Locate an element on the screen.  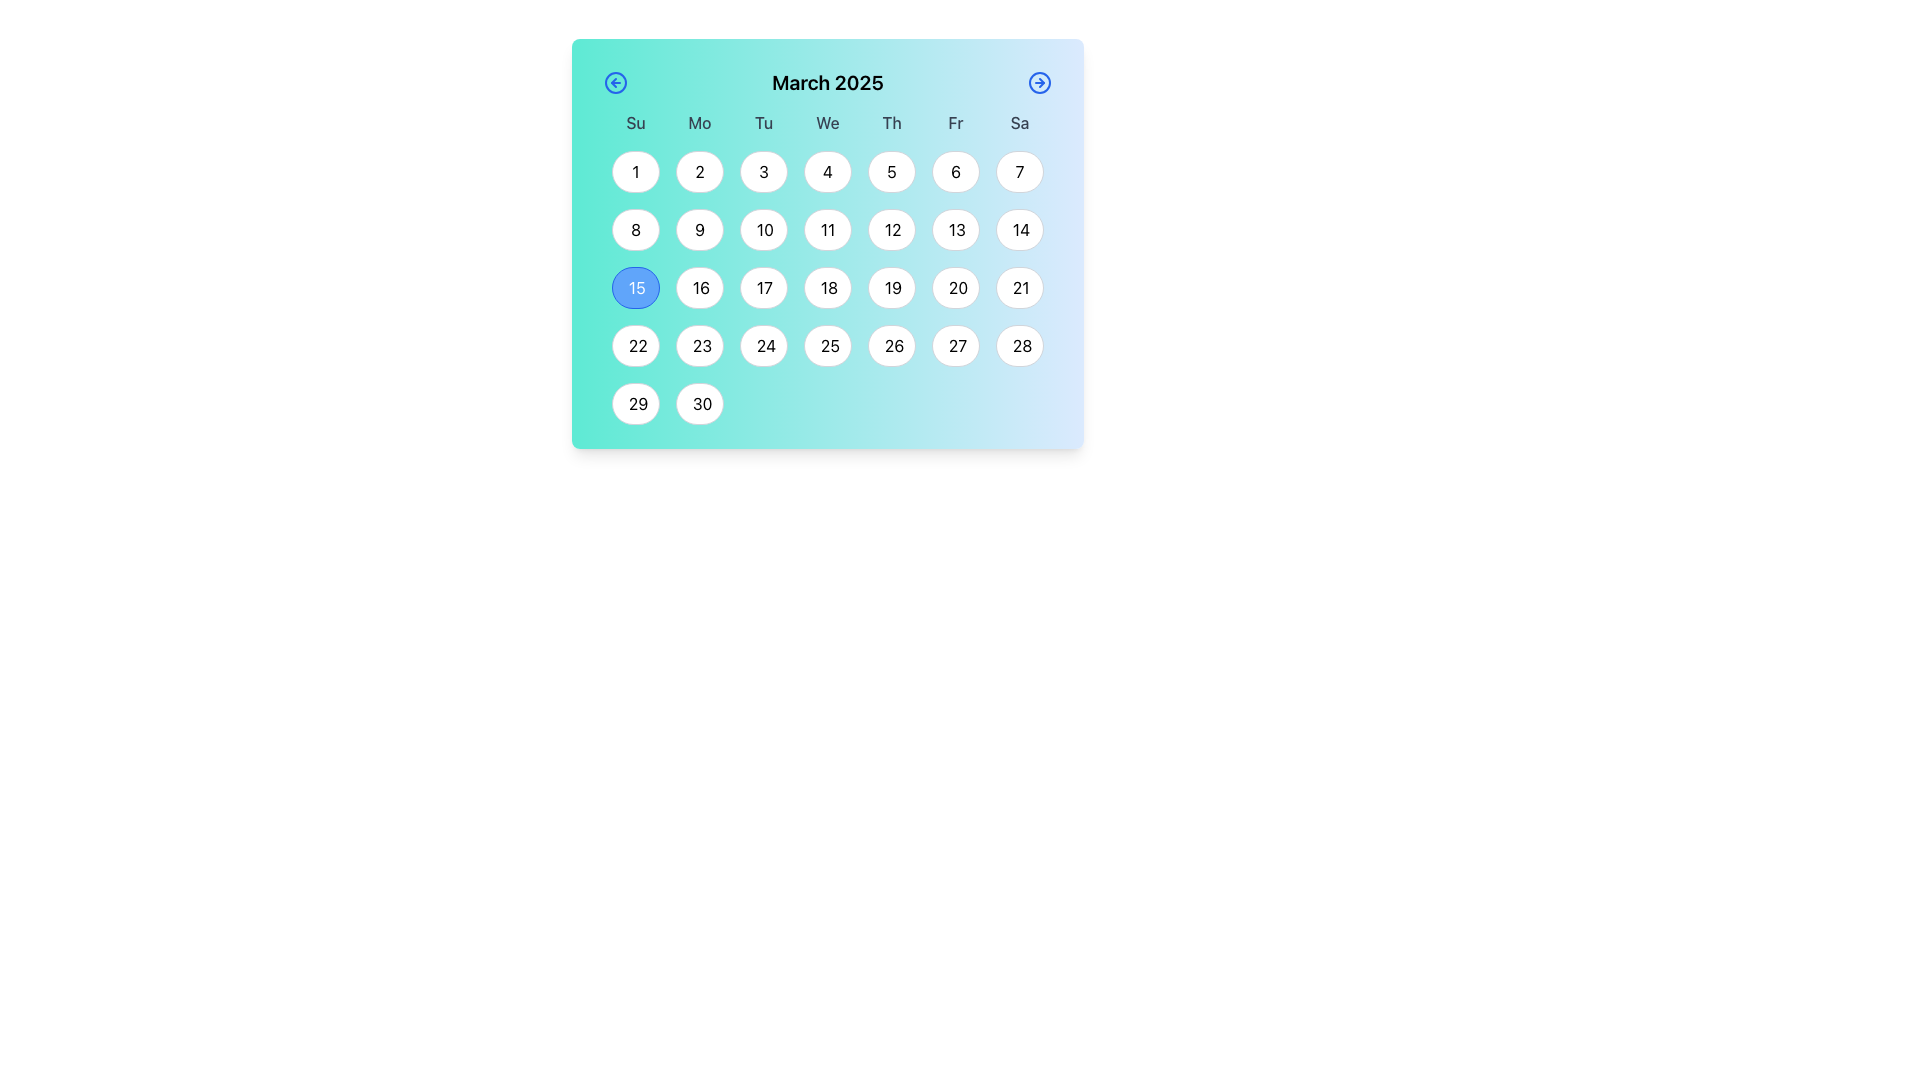
the calendar button representing the date '26' under Thursday is located at coordinates (891, 345).